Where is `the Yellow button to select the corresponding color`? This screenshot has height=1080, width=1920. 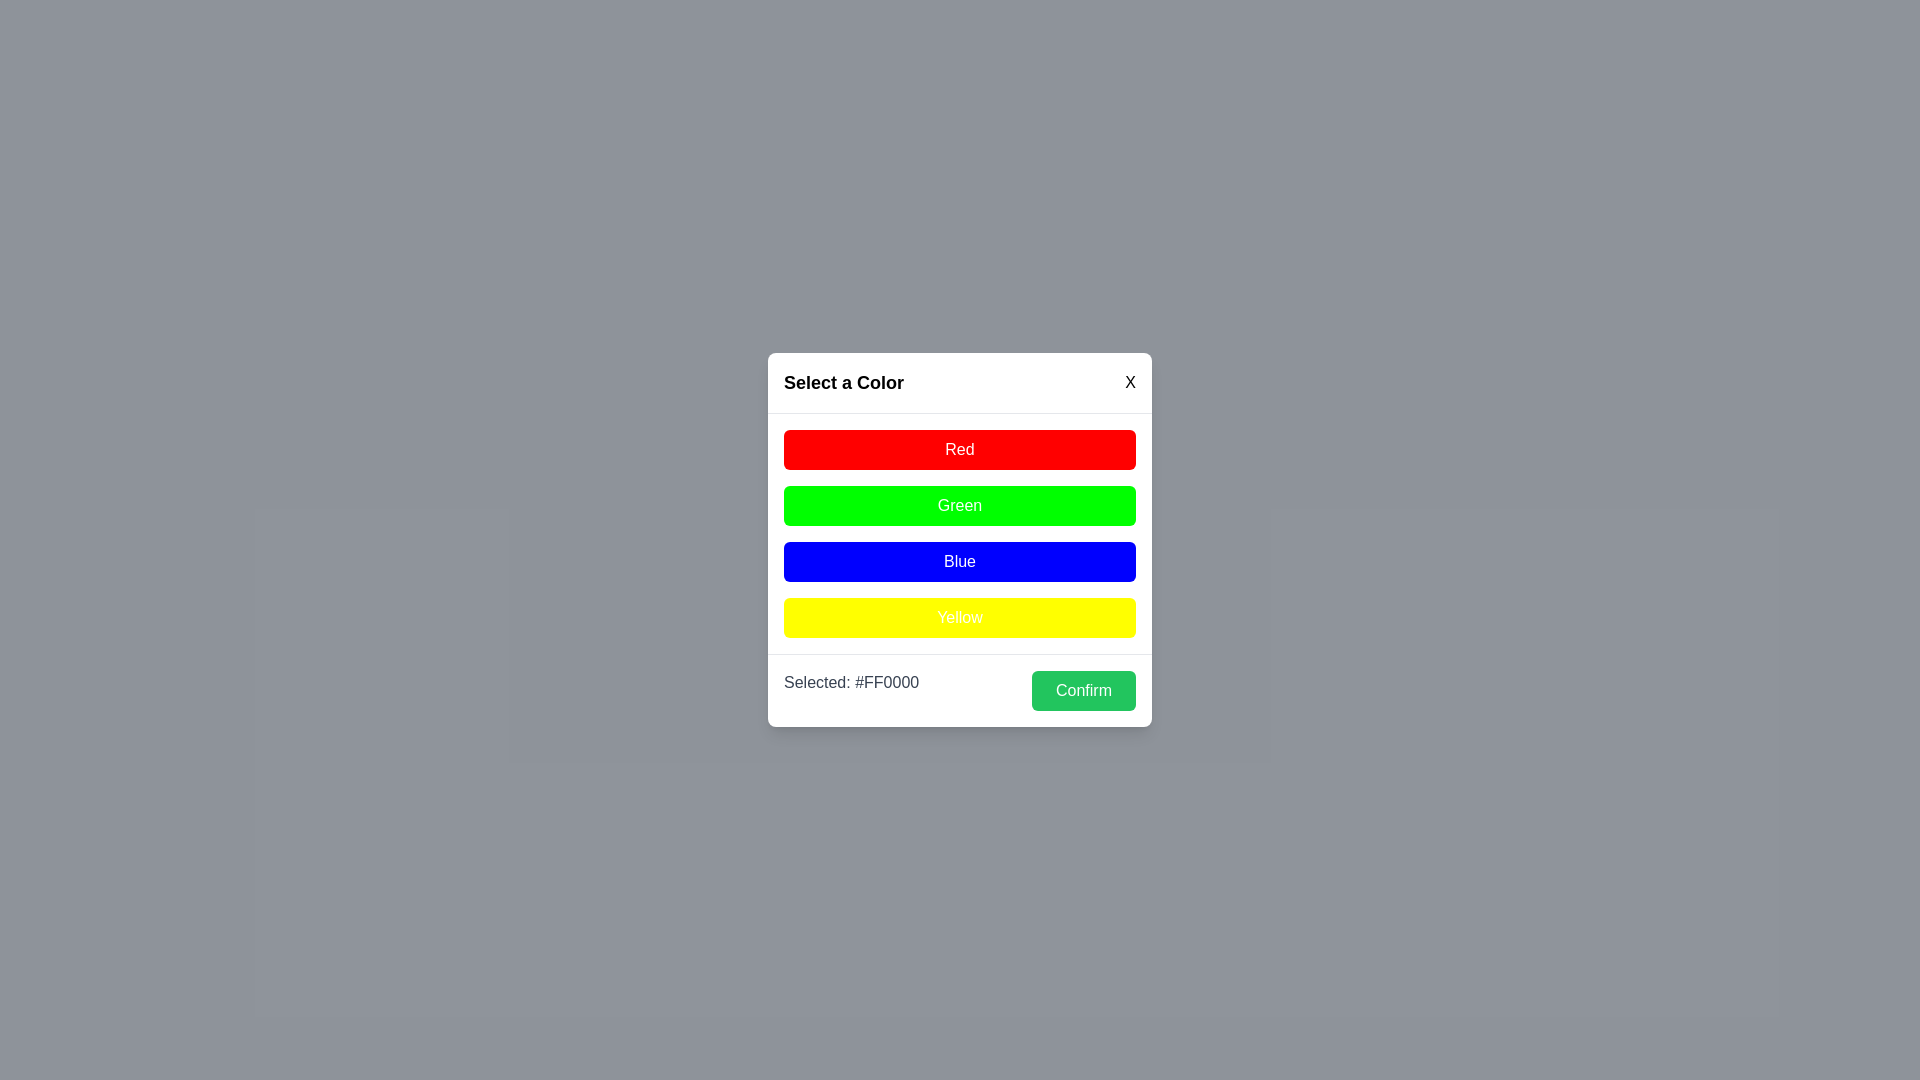
the Yellow button to select the corresponding color is located at coordinates (960, 616).